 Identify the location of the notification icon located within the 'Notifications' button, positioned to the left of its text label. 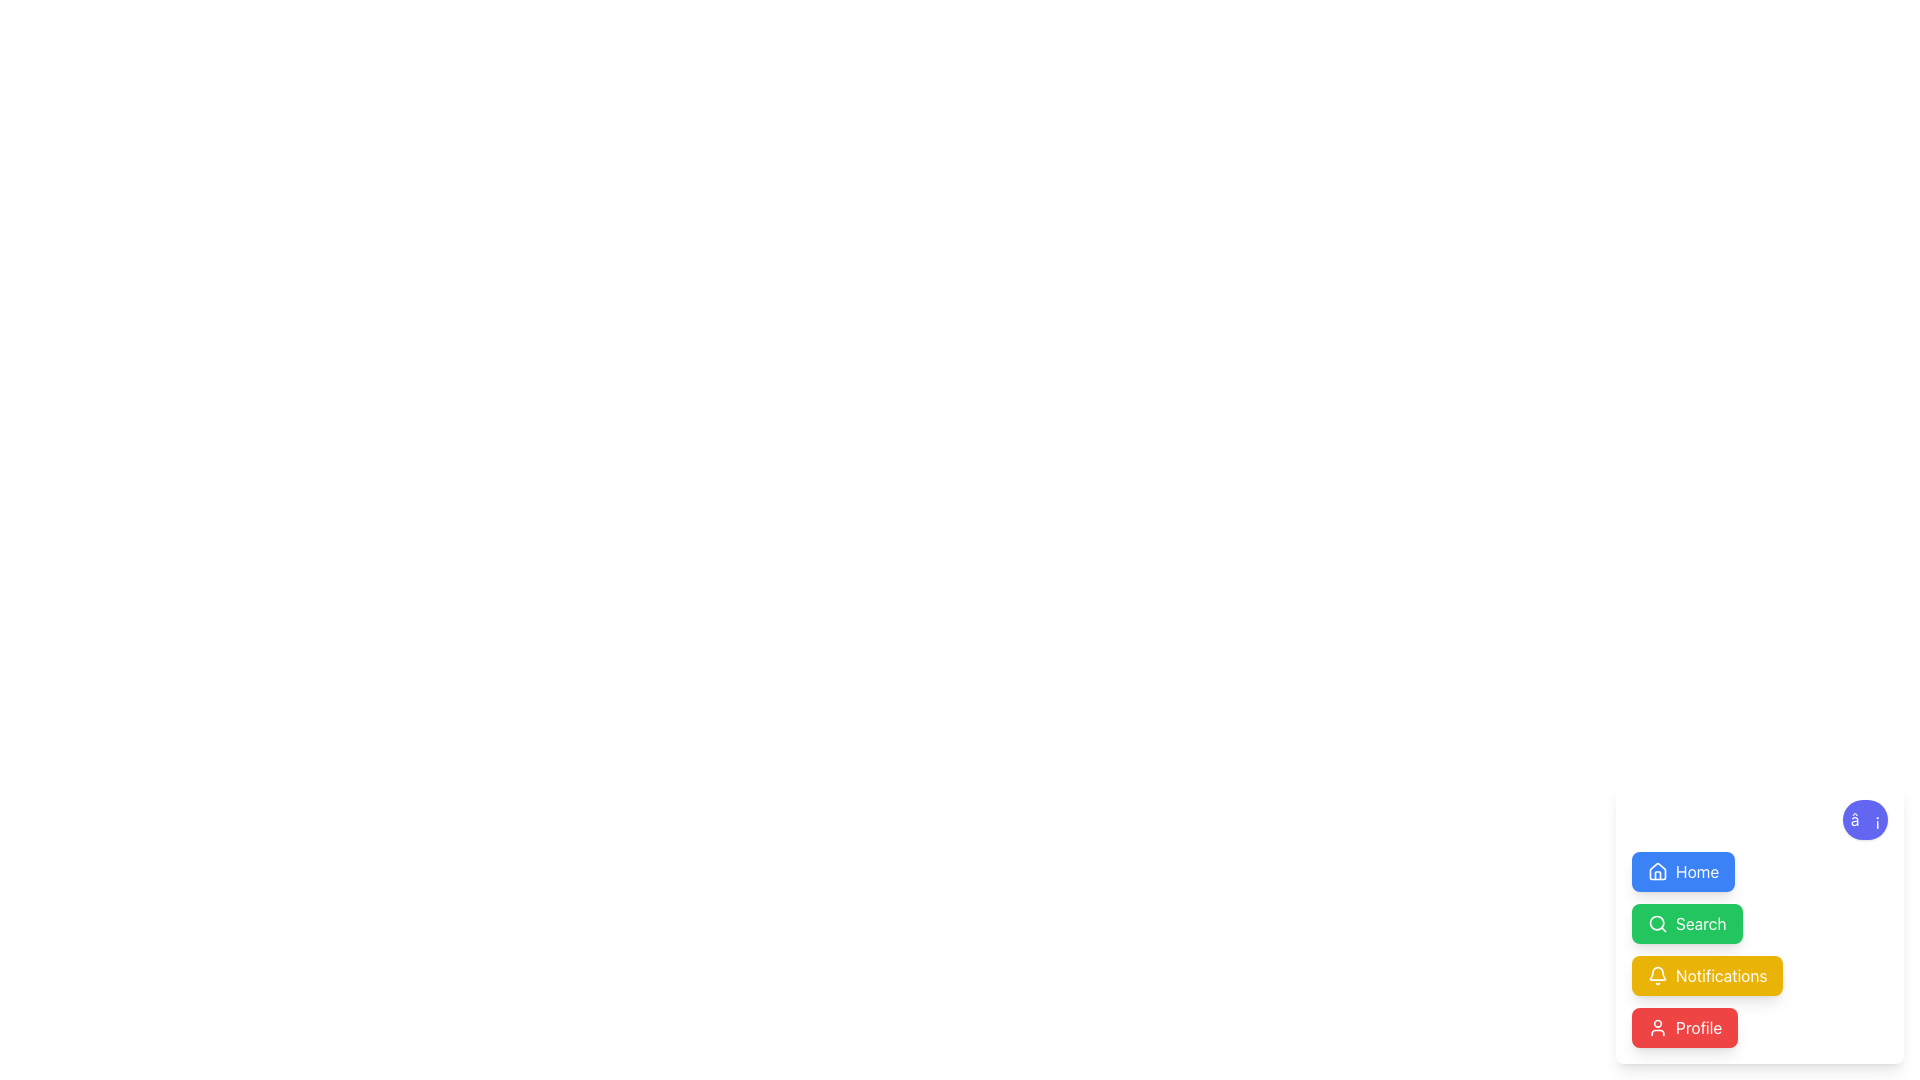
(1657, 974).